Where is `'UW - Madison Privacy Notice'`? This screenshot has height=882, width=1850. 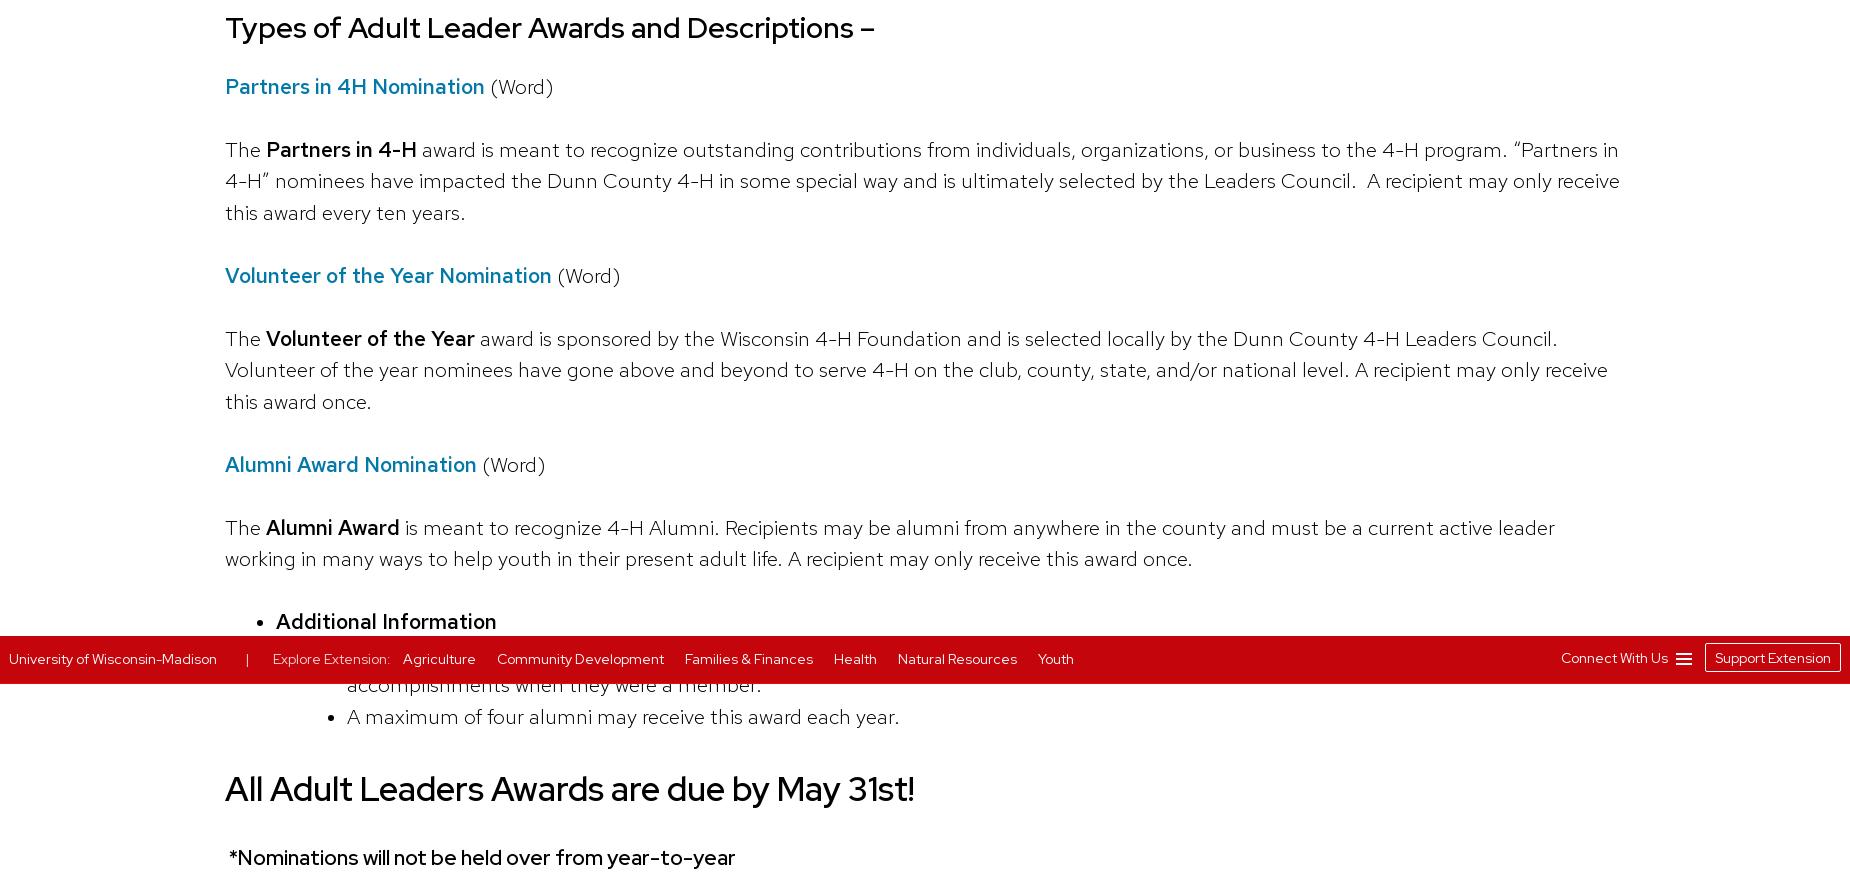 'UW - Madison Privacy Notice' is located at coordinates (1235, 185).